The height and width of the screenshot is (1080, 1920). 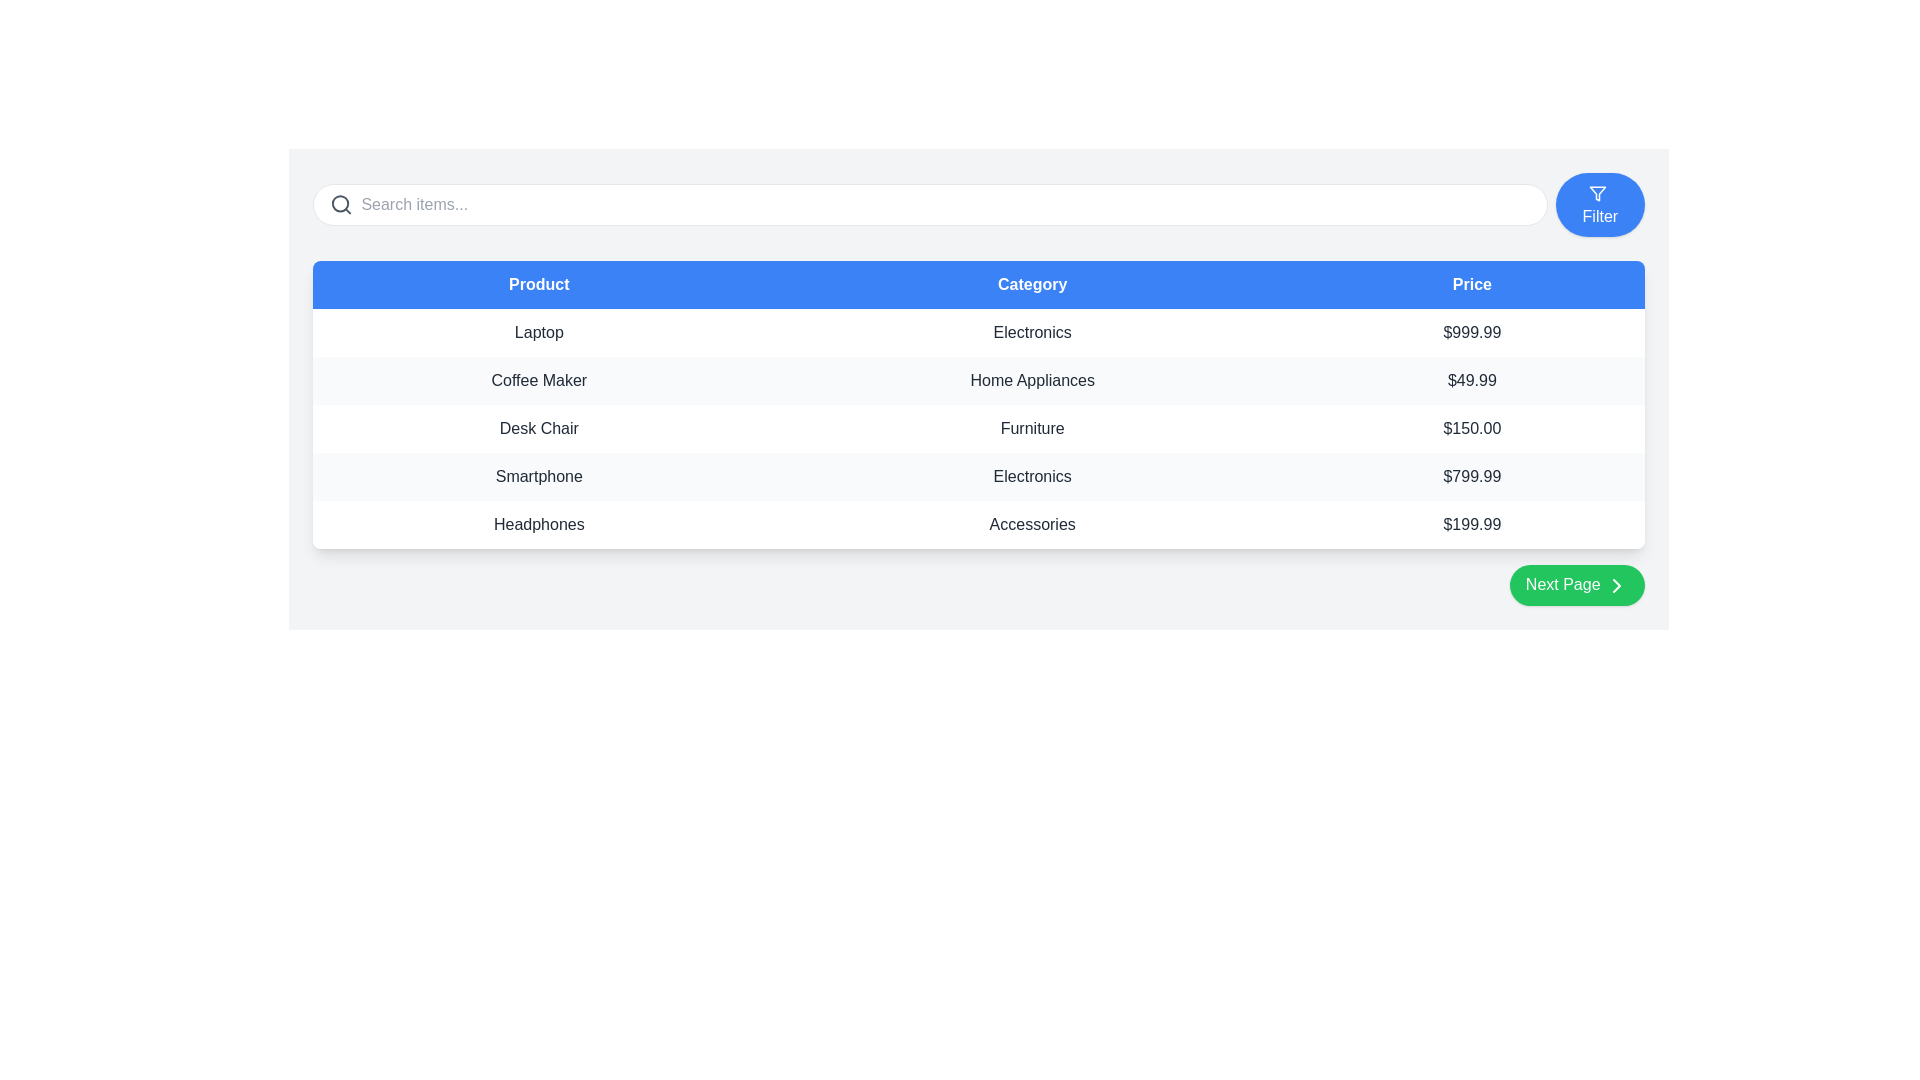 I want to click on the text label displaying the product name, located in the first position of its row below the 'Product' header, followed by 'Home Appliances' and '$49.99', so click(x=539, y=381).